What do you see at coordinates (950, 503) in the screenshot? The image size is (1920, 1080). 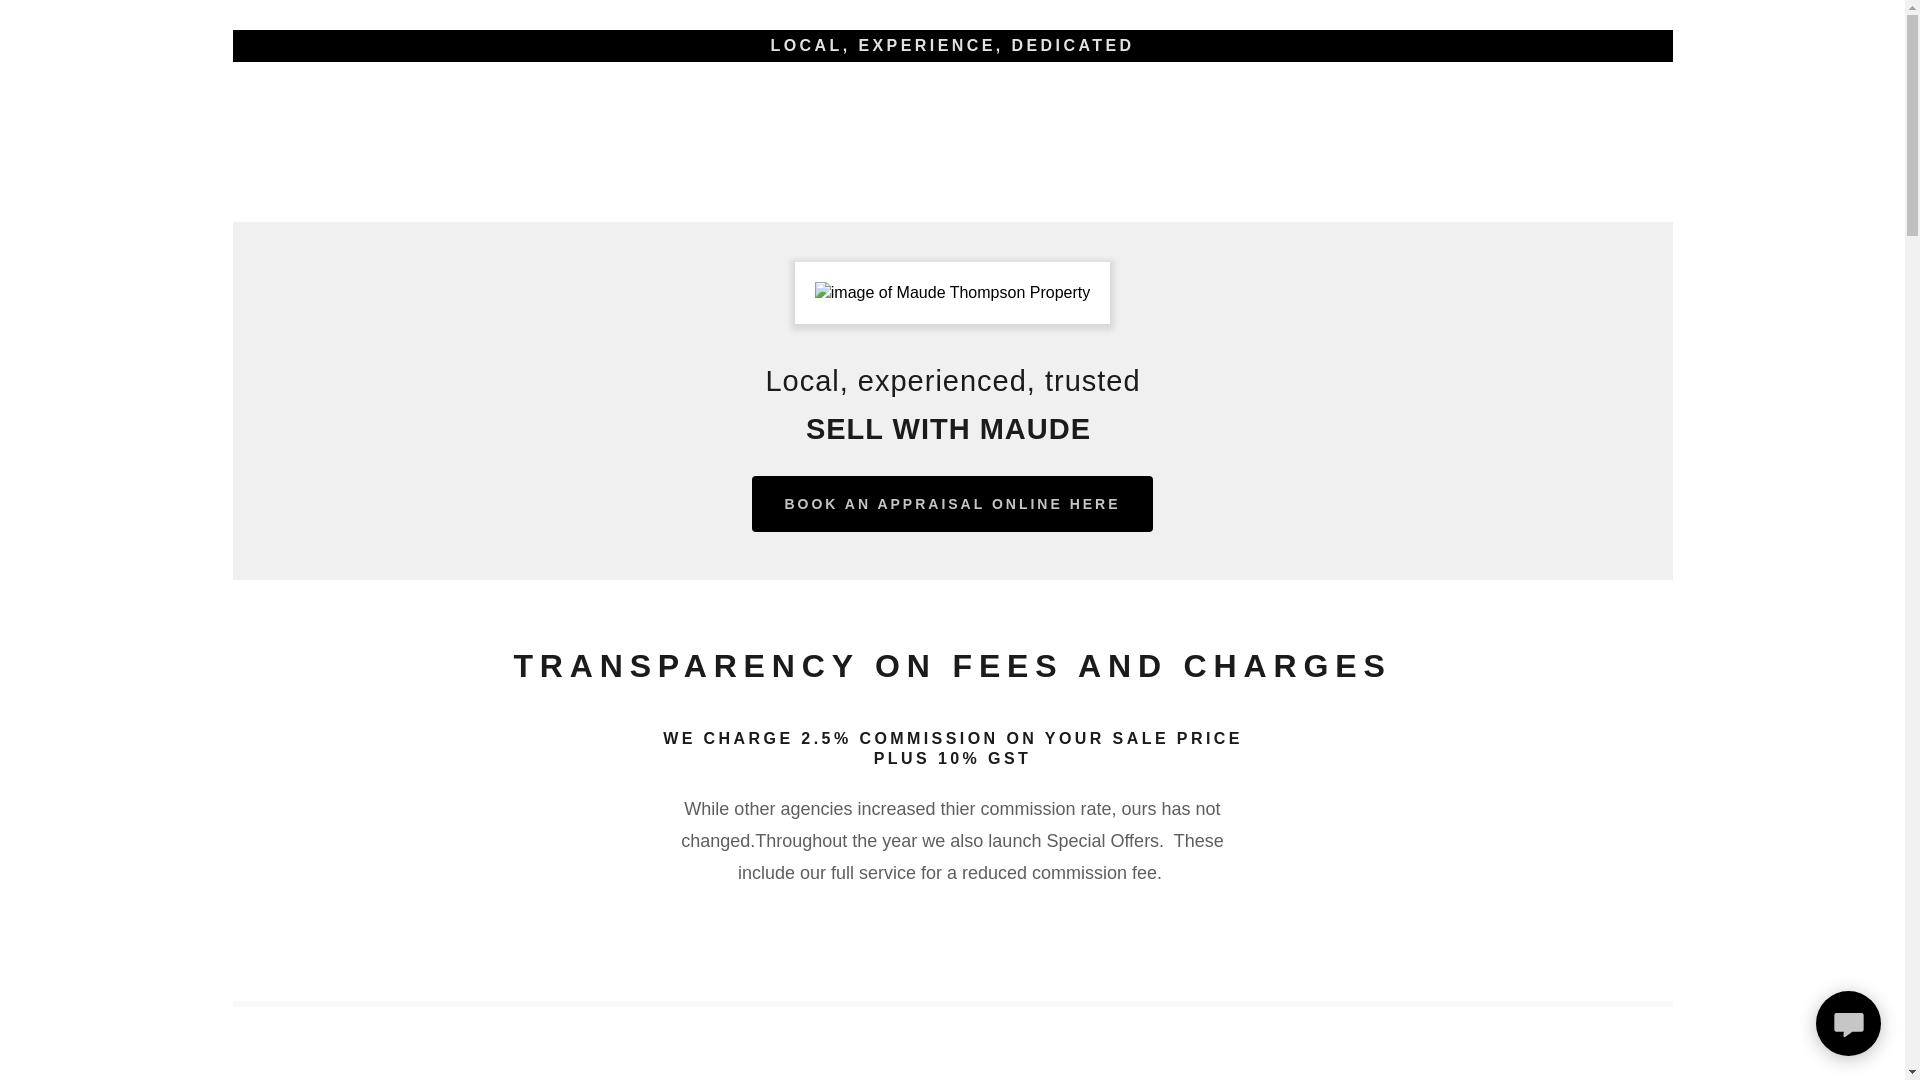 I see `'BOOK AN APPRAISAL ONLINE HERE'` at bounding box center [950, 503].